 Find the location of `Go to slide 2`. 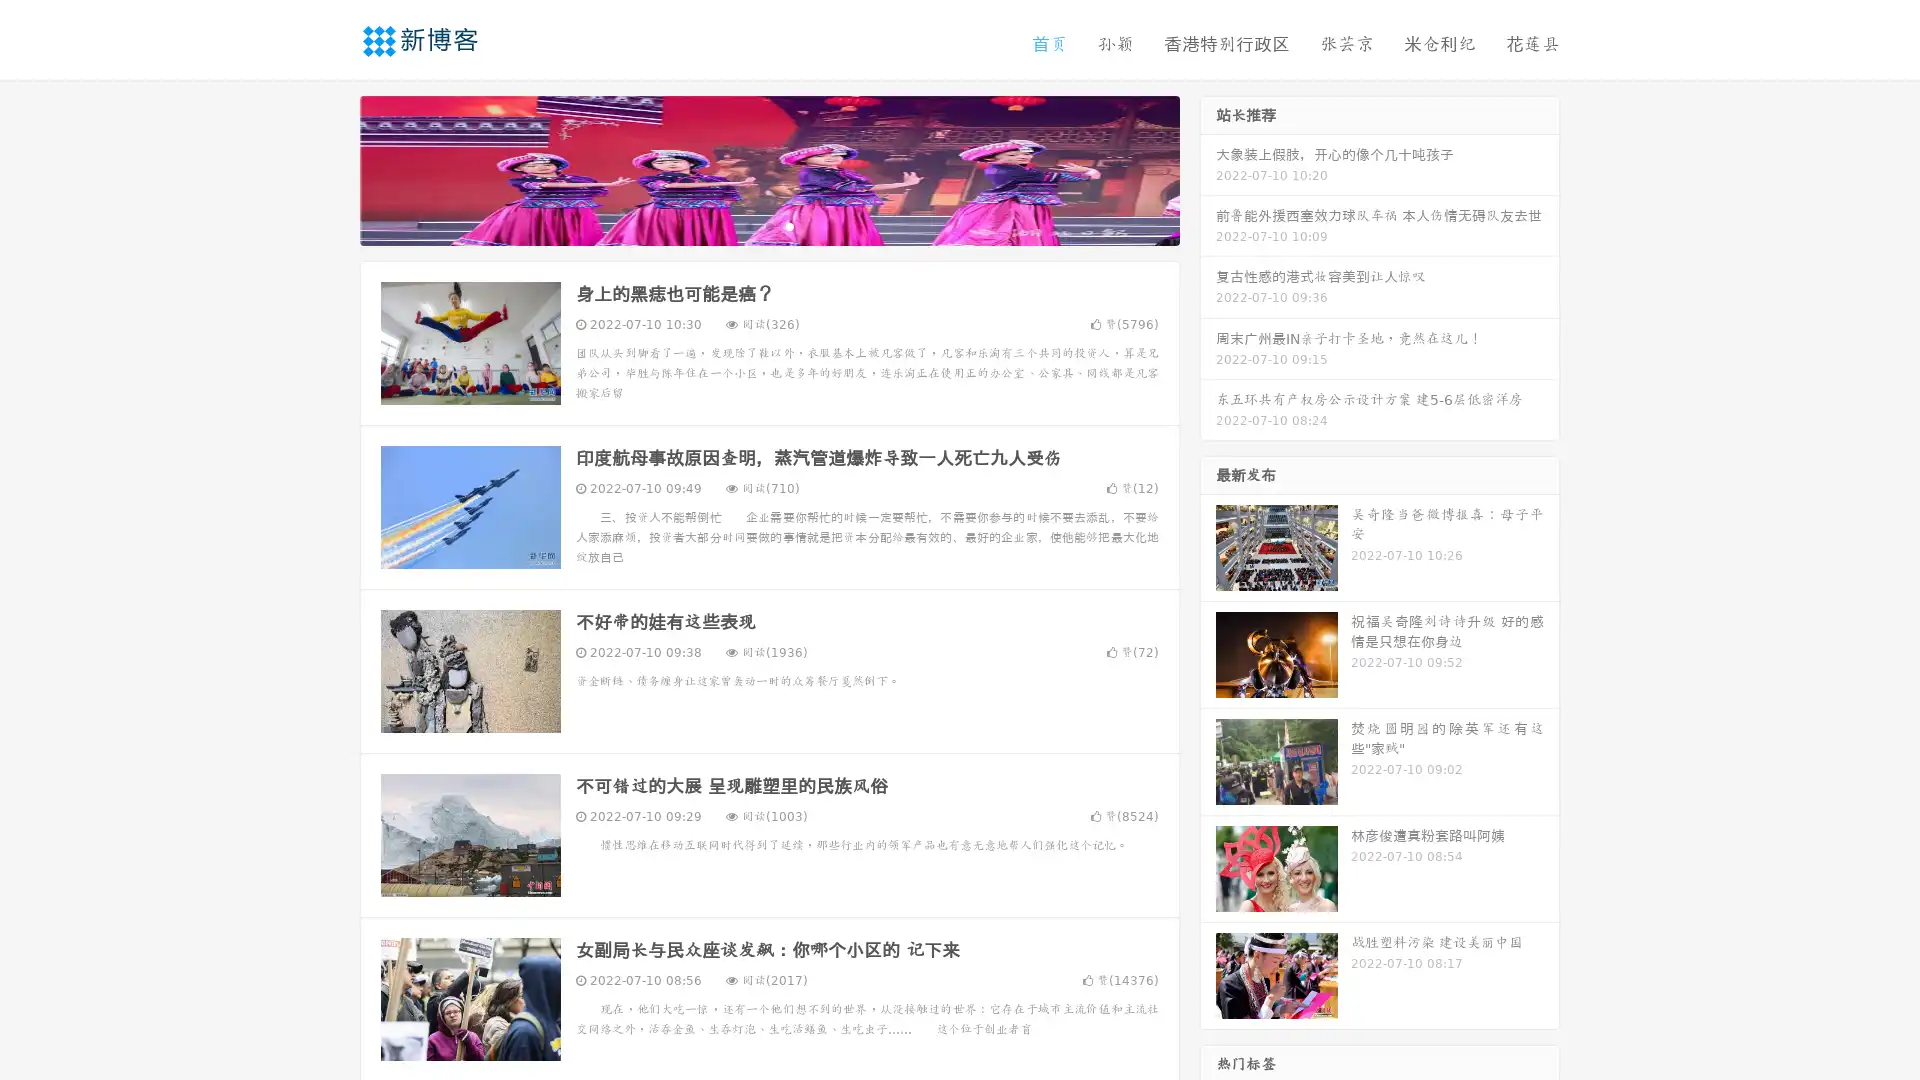

Go to slide 2 is located at coordinates (768, 225).